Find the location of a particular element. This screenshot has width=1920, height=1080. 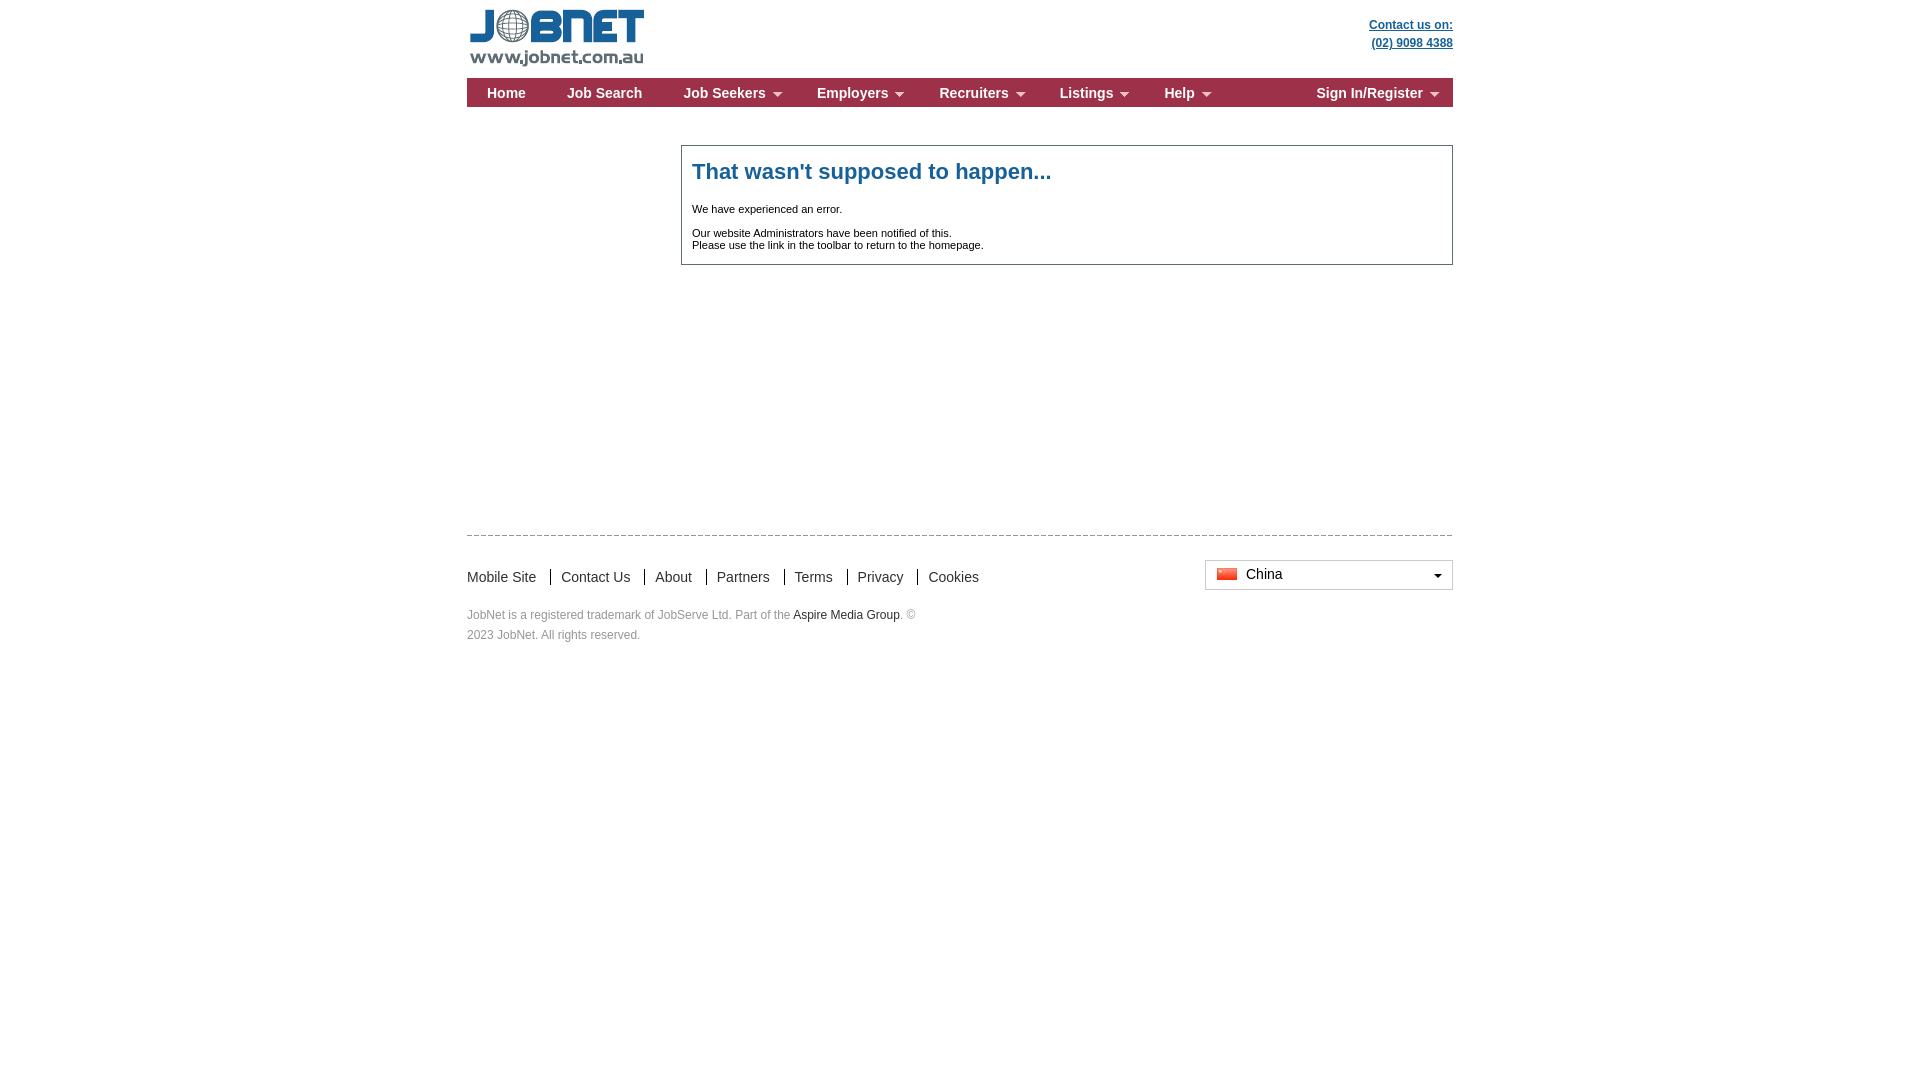

'Mobile Site' is located at coordinates (501, 577).